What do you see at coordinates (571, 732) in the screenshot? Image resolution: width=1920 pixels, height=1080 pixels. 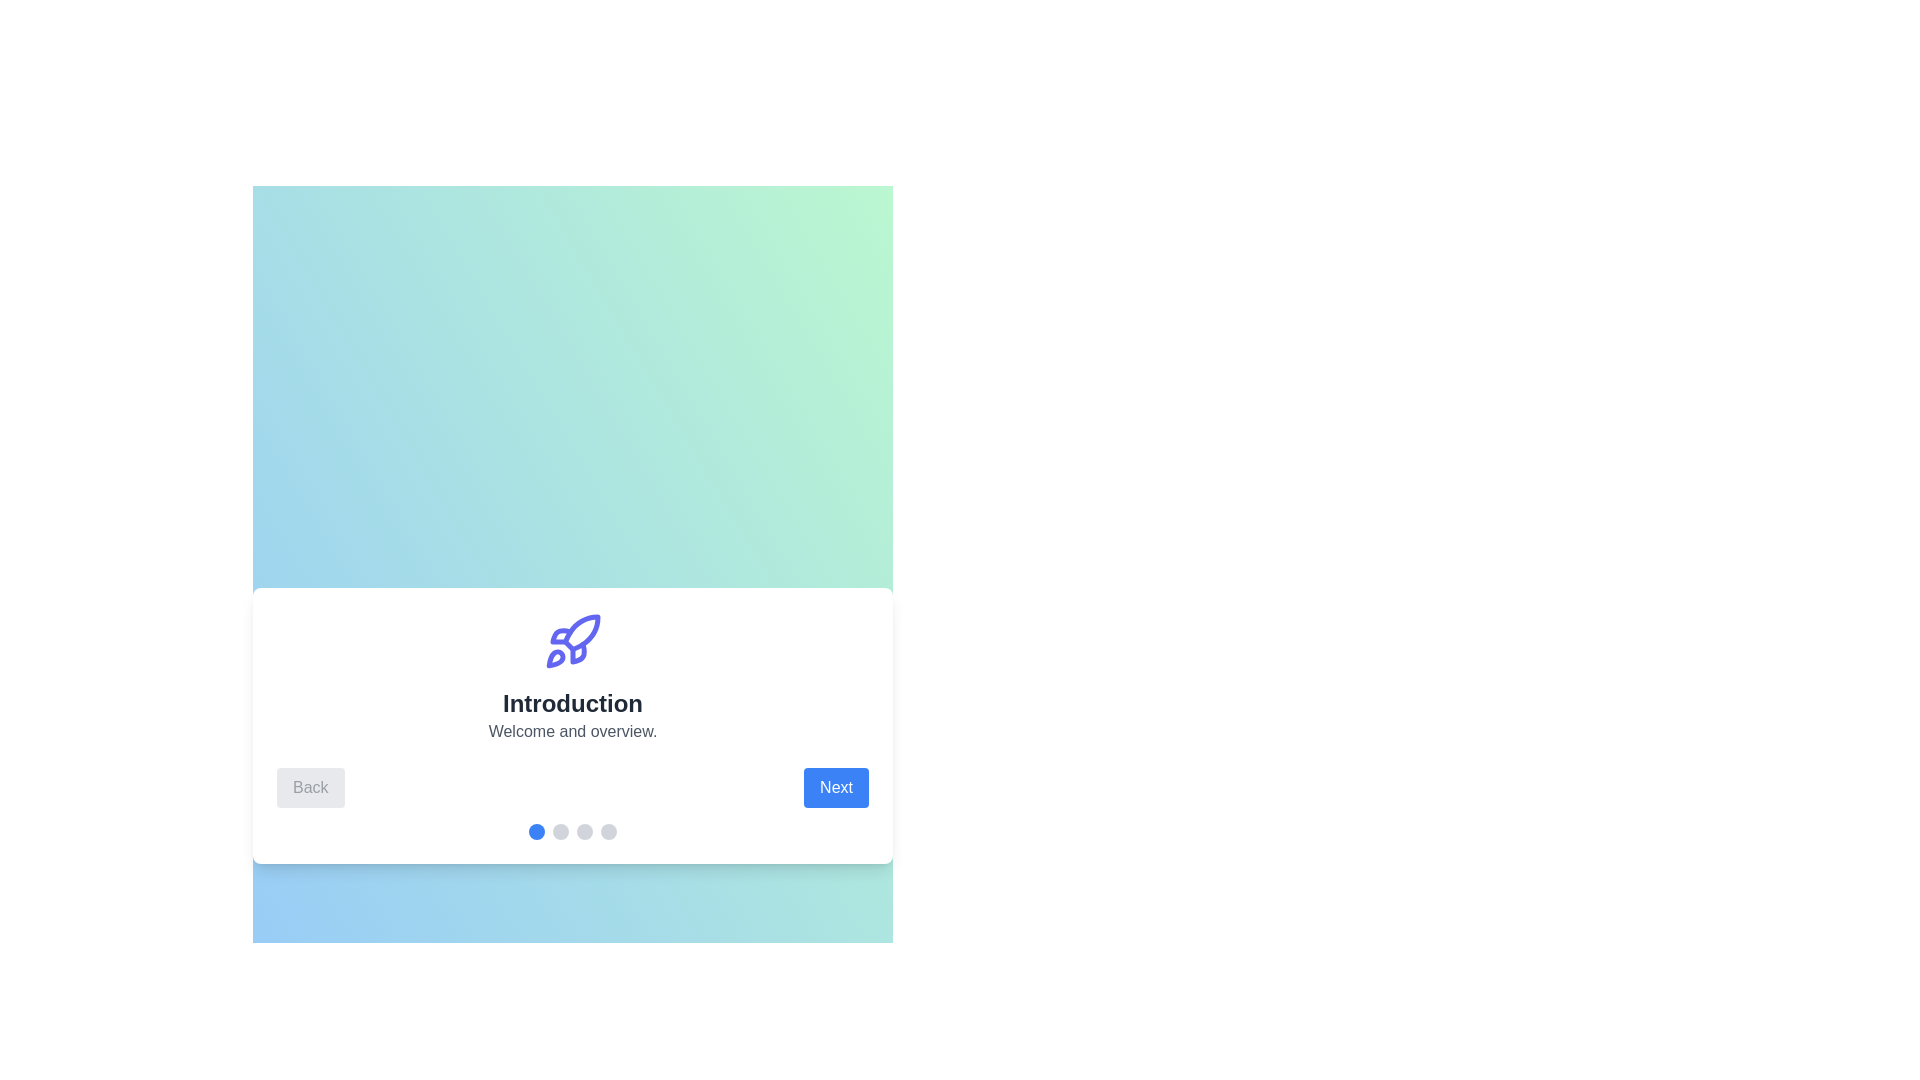 I see `the description text to select it` at bounding box center [571, 732].